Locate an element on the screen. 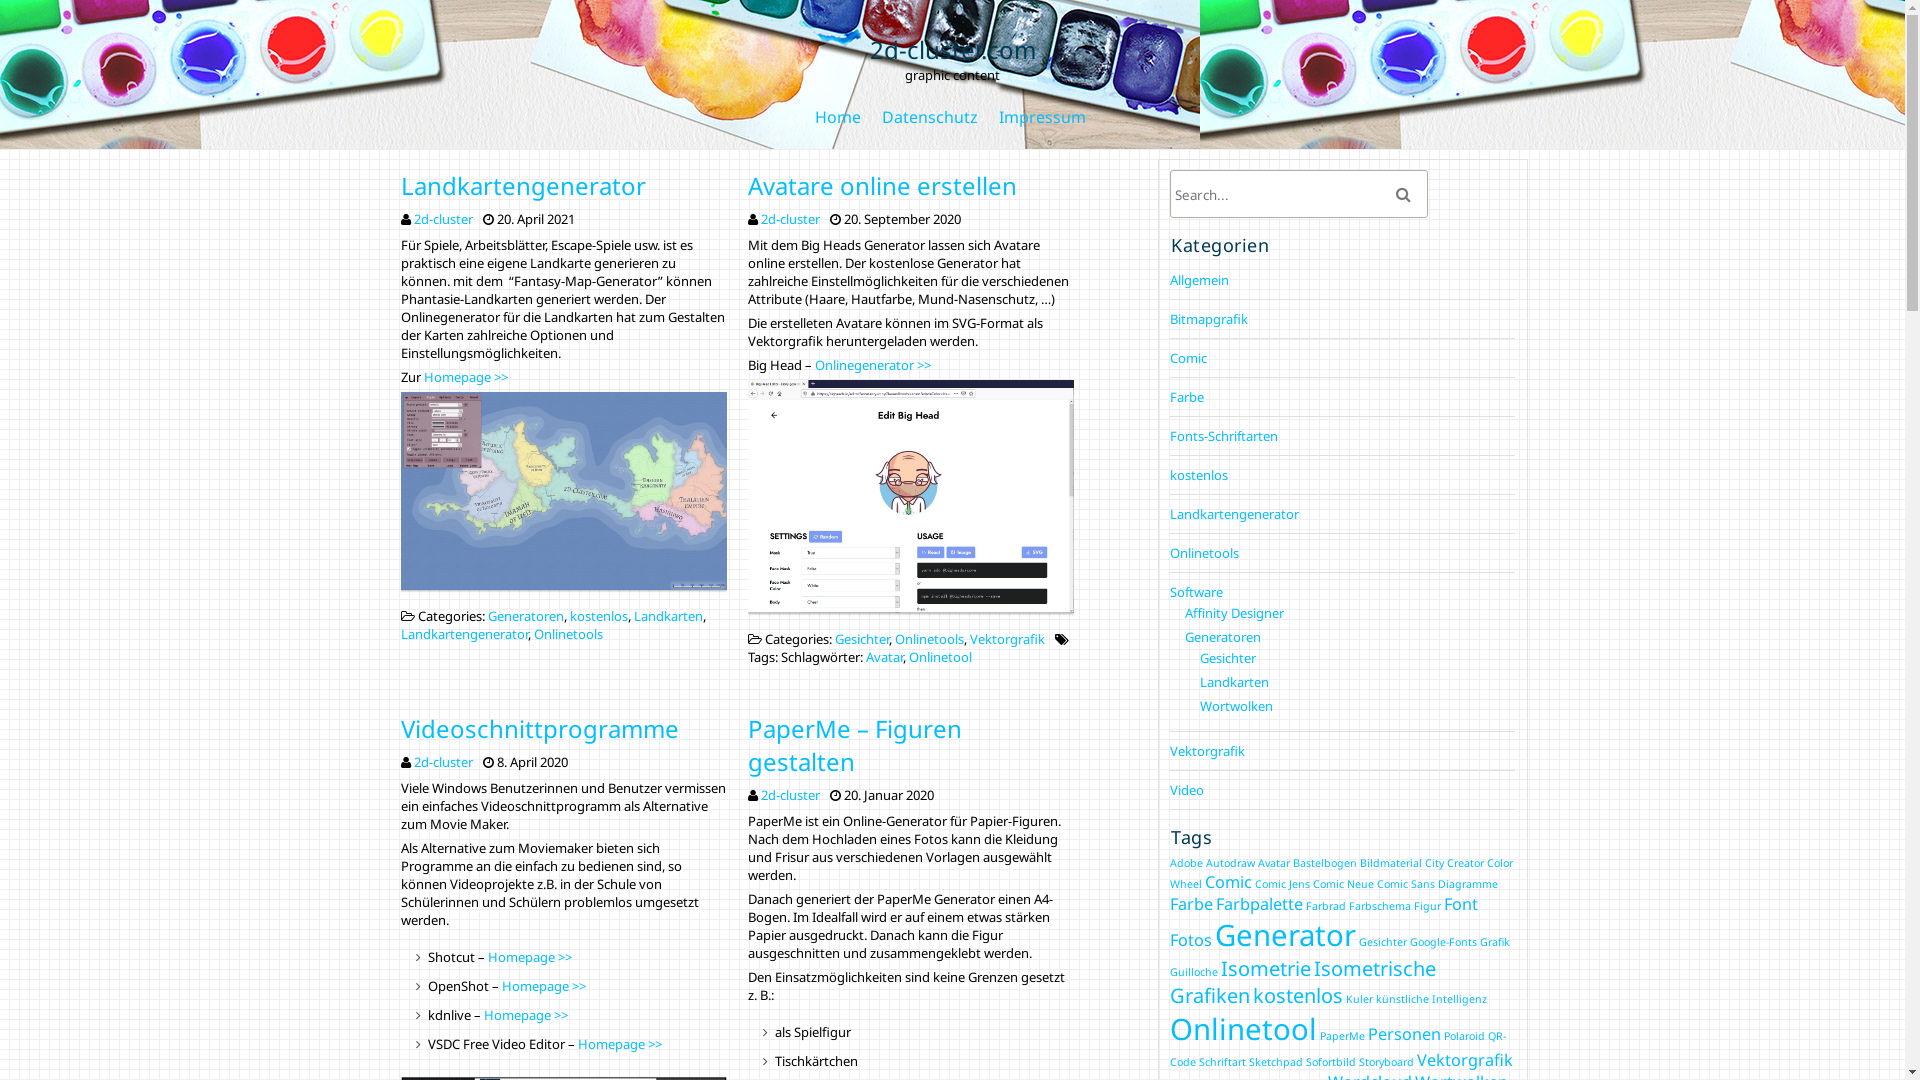 This screenshot has width=1920, height=1080. 'Home' is located at coordinates (836, 116).